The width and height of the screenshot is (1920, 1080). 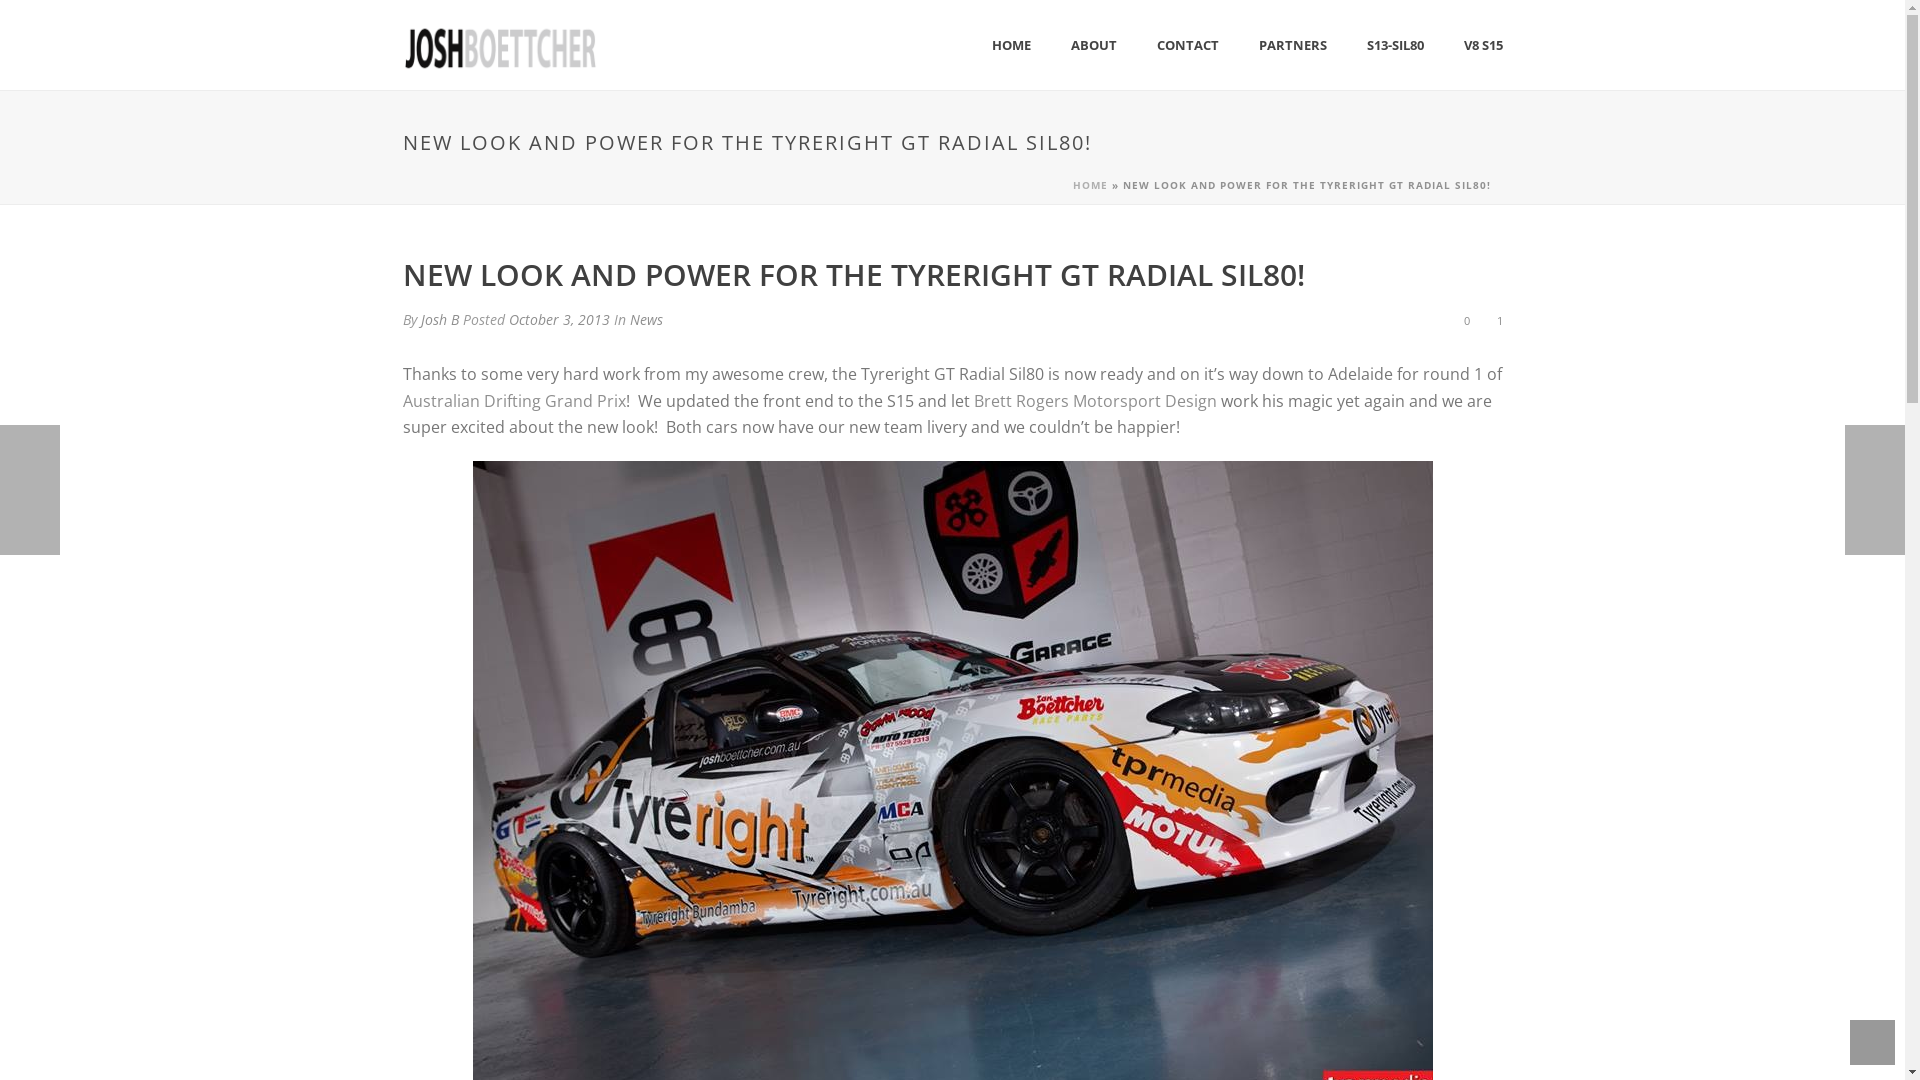 What do you see at coordinates (1393, 45) in the screenshot?
I see `'S13-SIL80'` at bounding box center [1393, 45].